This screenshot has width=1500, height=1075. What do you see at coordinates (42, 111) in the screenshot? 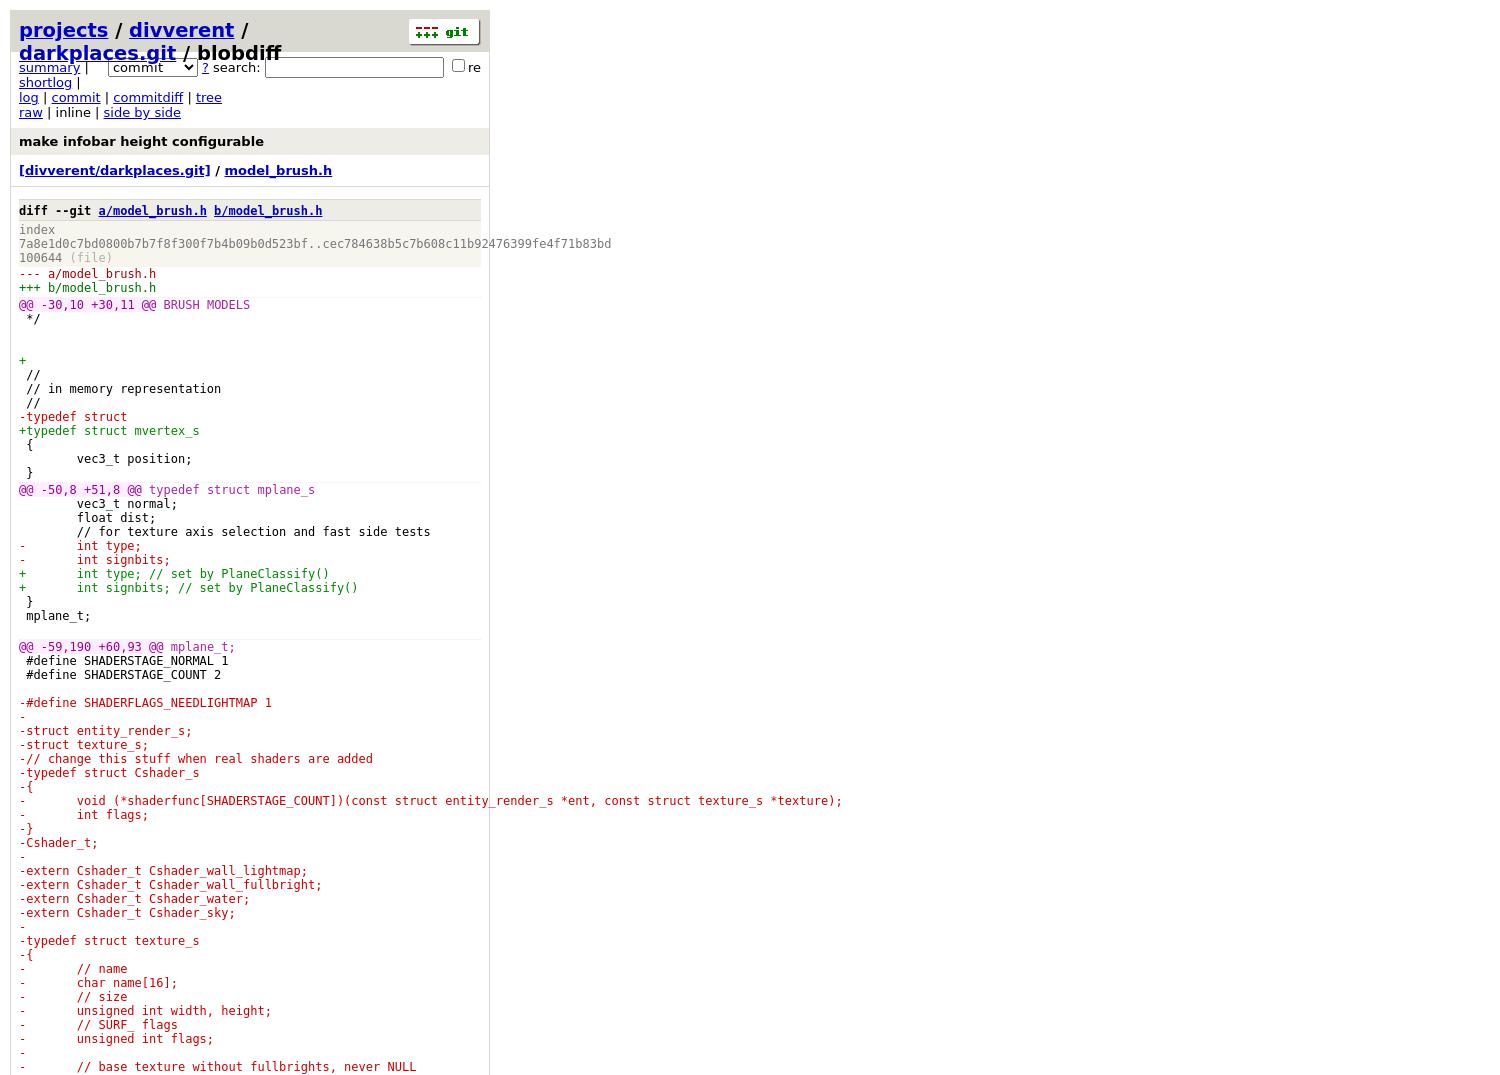
I see `'| inline |'` at bounding box center [42, 111].